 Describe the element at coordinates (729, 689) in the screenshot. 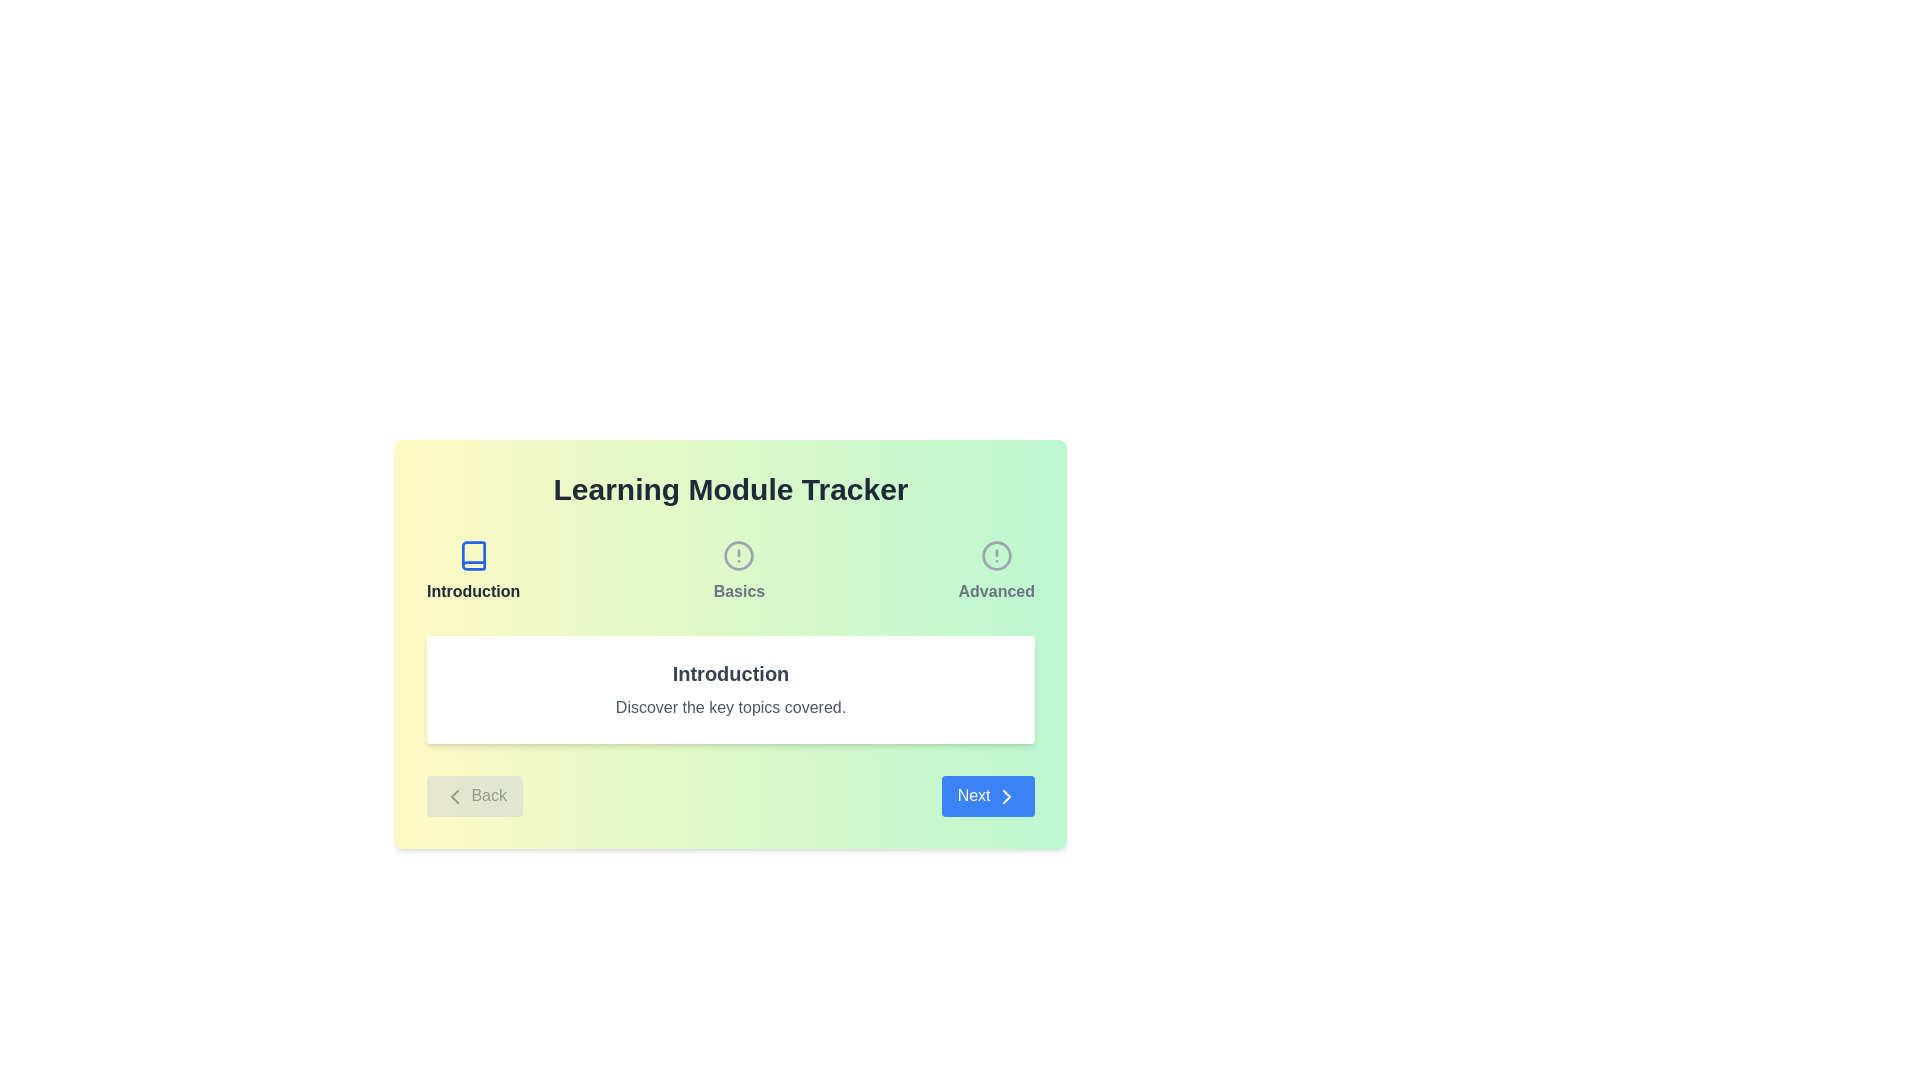

I see `text within the Informational Card located below the 'Learning Module Tracker' header, which introduces the 'Introduction' section of the learning module` at that location.